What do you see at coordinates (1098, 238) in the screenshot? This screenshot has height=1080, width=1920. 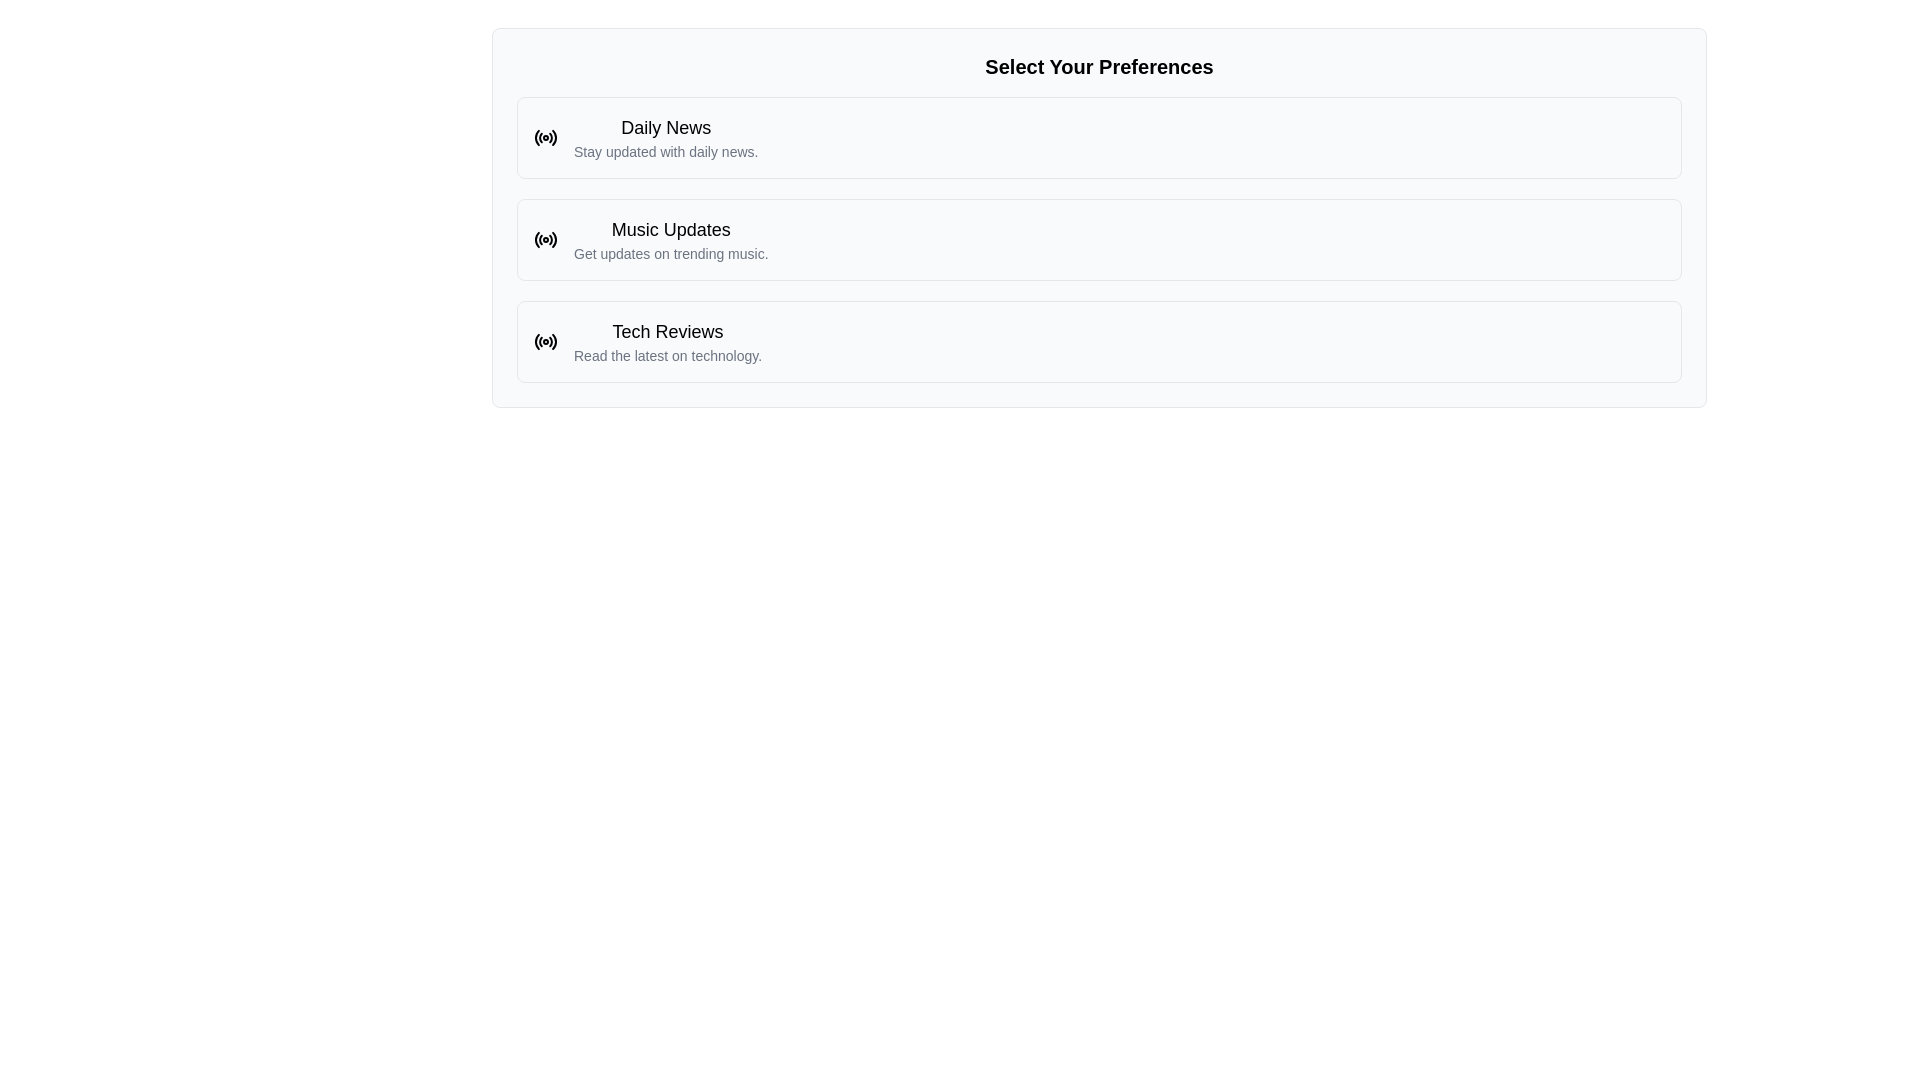 I see `the 'Music Updates' card, which is the second selectable card in a vertical list` at bounding box center [1098, 238].